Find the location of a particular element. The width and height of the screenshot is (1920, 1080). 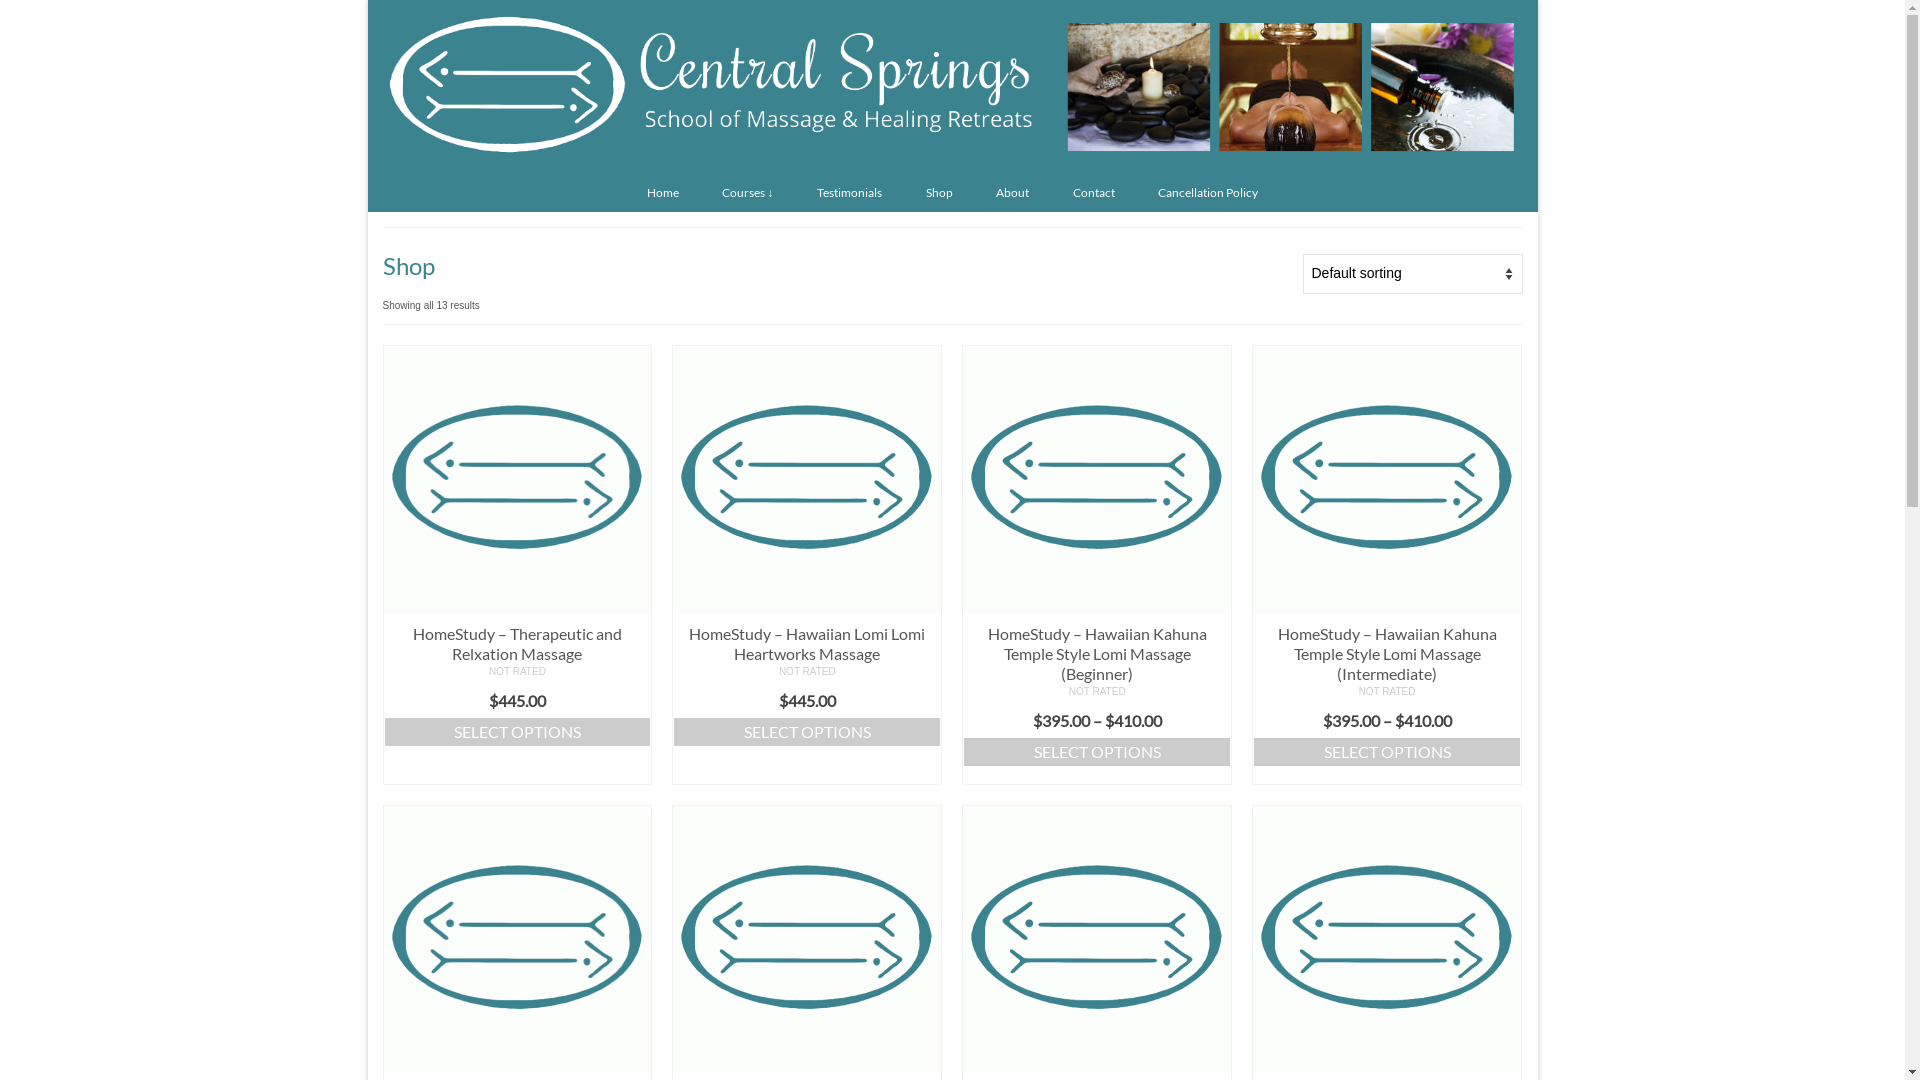

'SELECT OPTIONS' is located at coordinates (963, 752).